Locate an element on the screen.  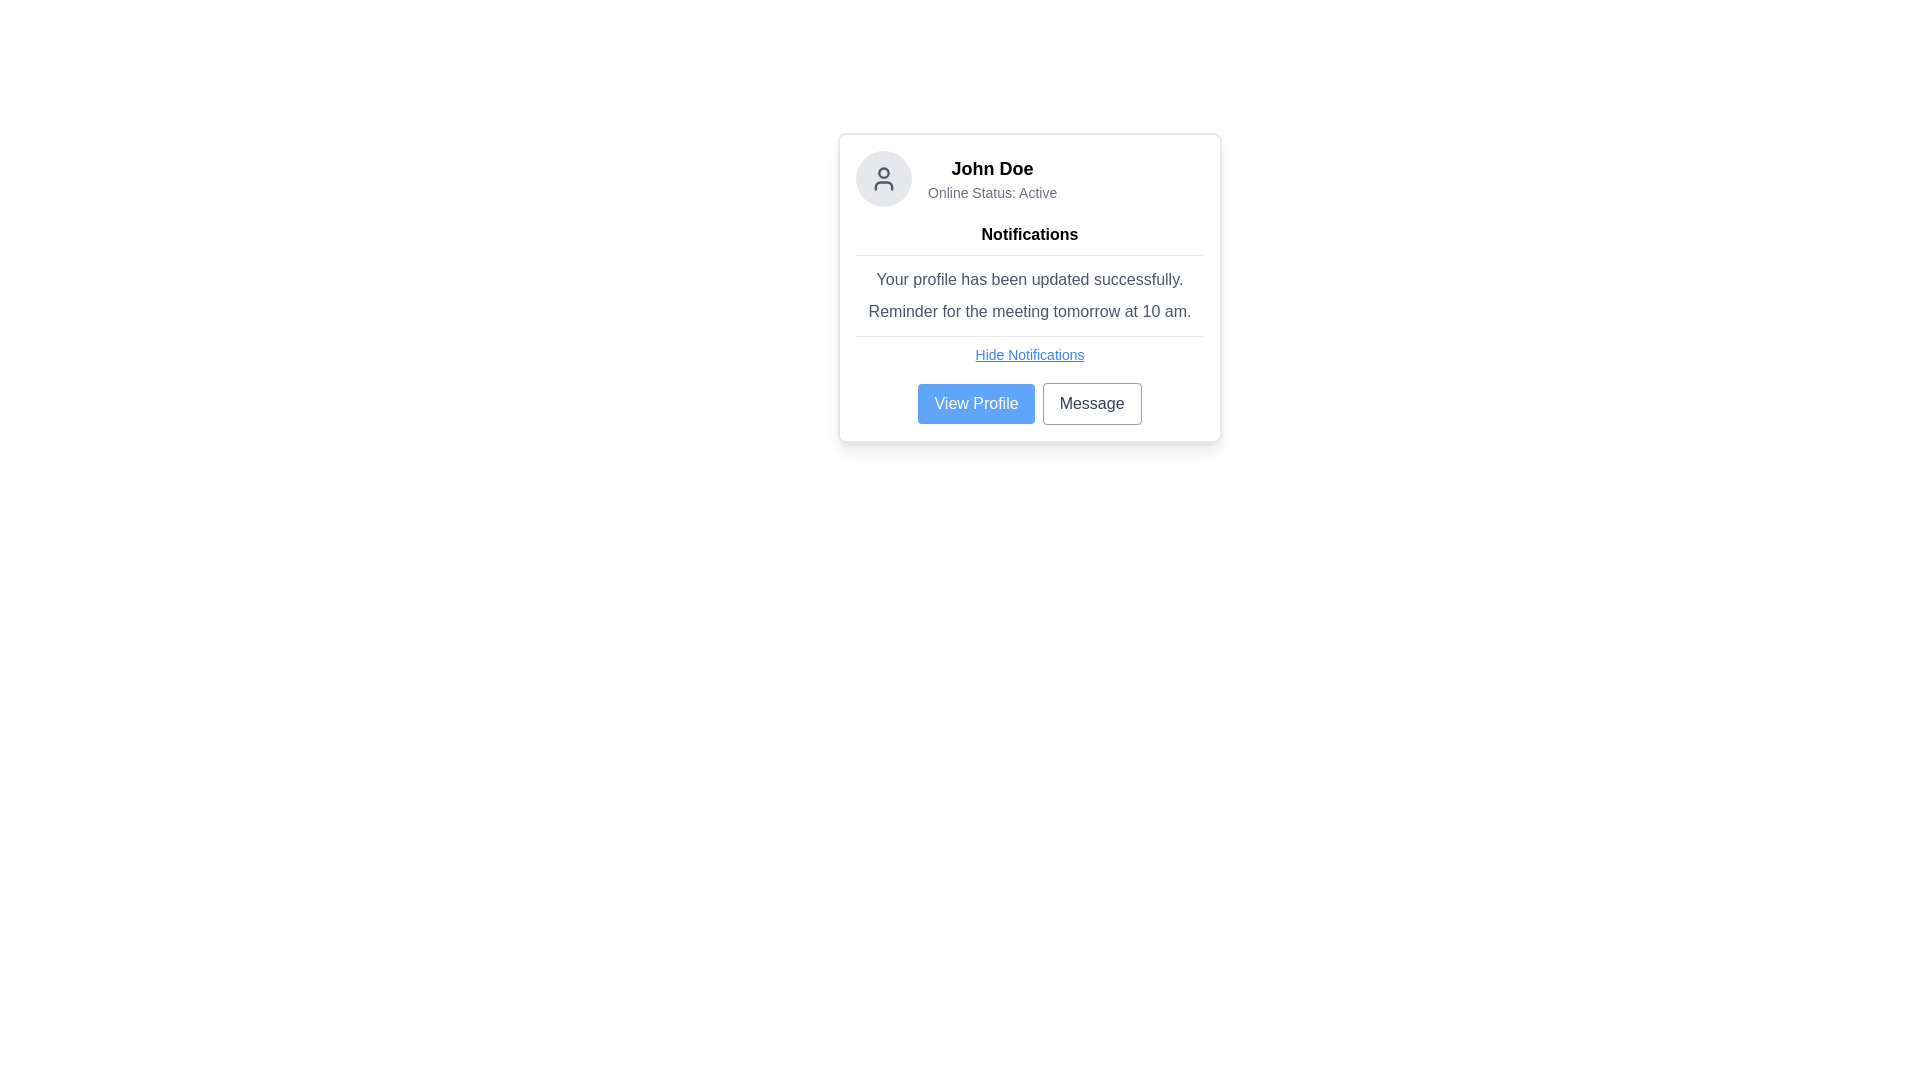
the 'View Profile' button, which is a rectangular button with rounded corners, blue background, and white text, located in the lower section of a user profile card is located at coordinates (976, 404).